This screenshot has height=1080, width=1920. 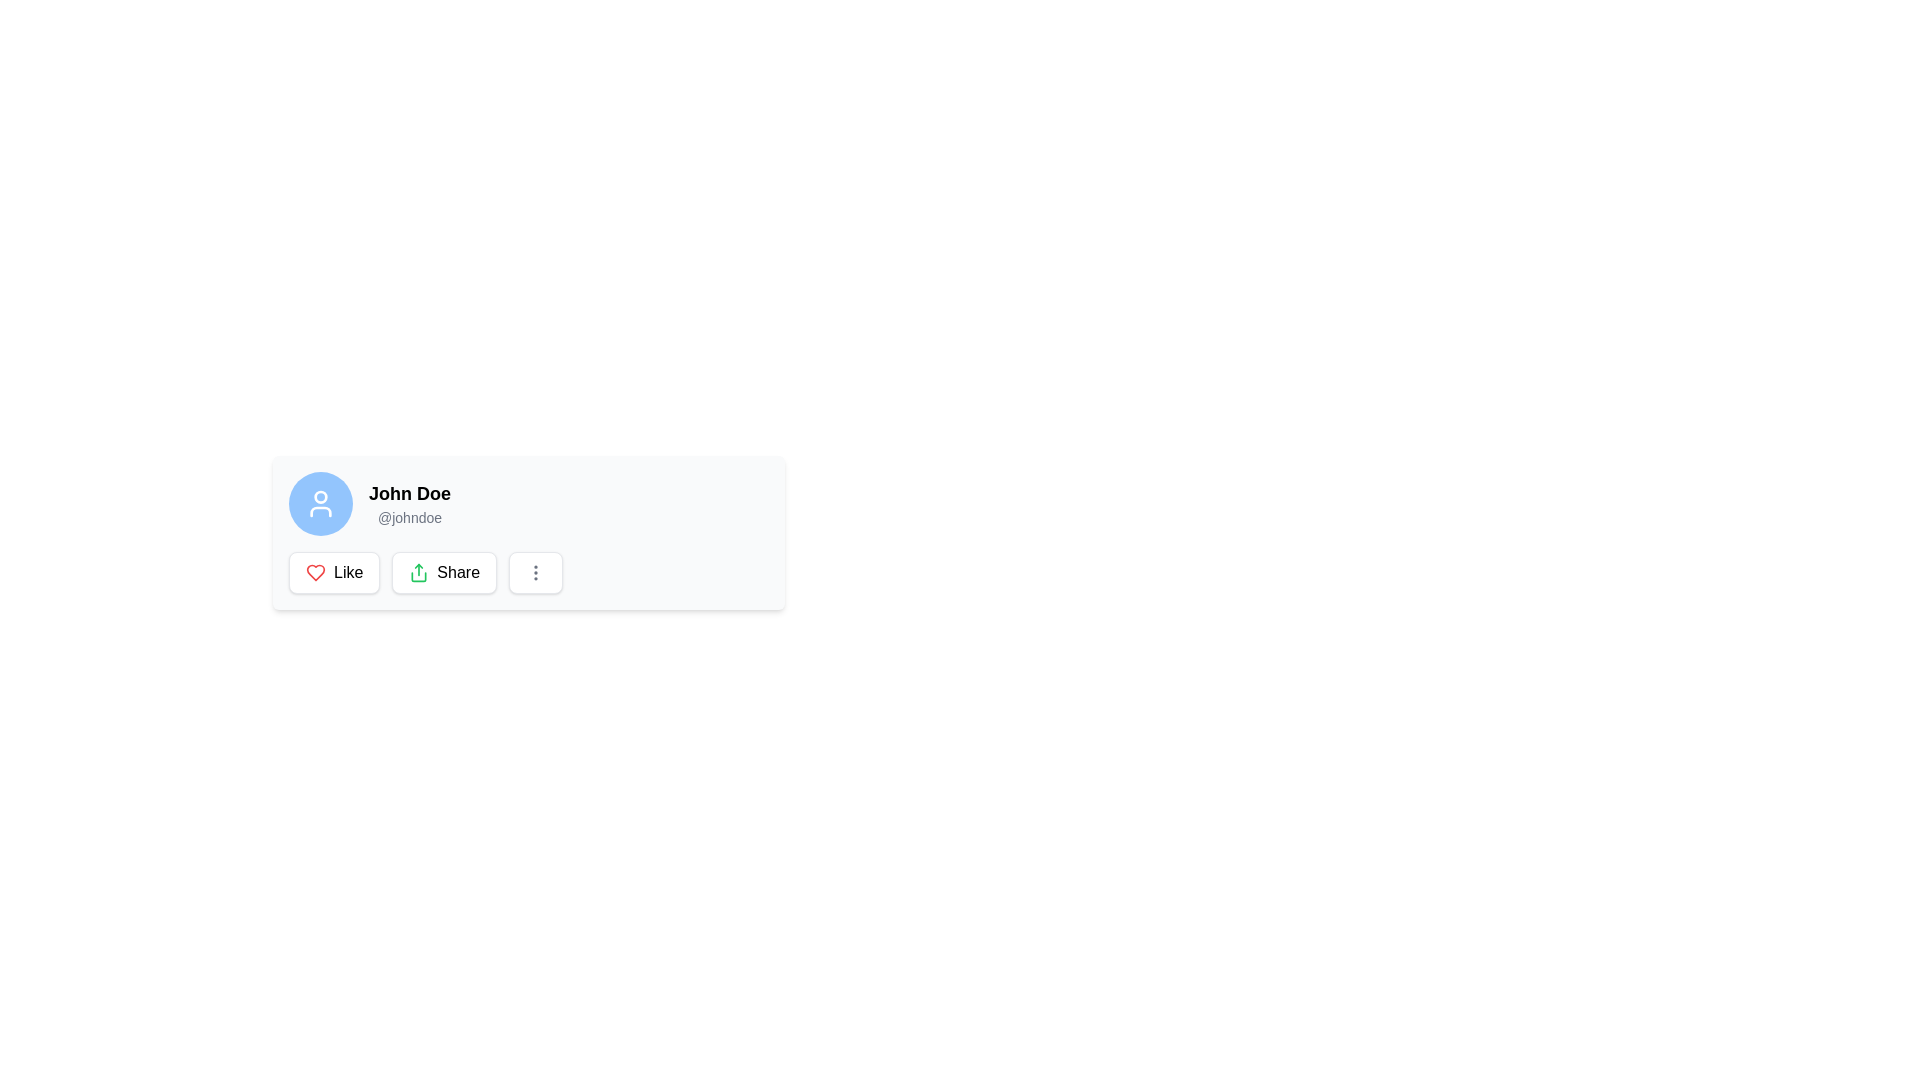 What do you see at coordinates (334, 573) in the screenshot?
I see `the 'Like' interactive button, which is the first button from the left in a row of buttons below the user profile section` at bounding box center [334, 573].